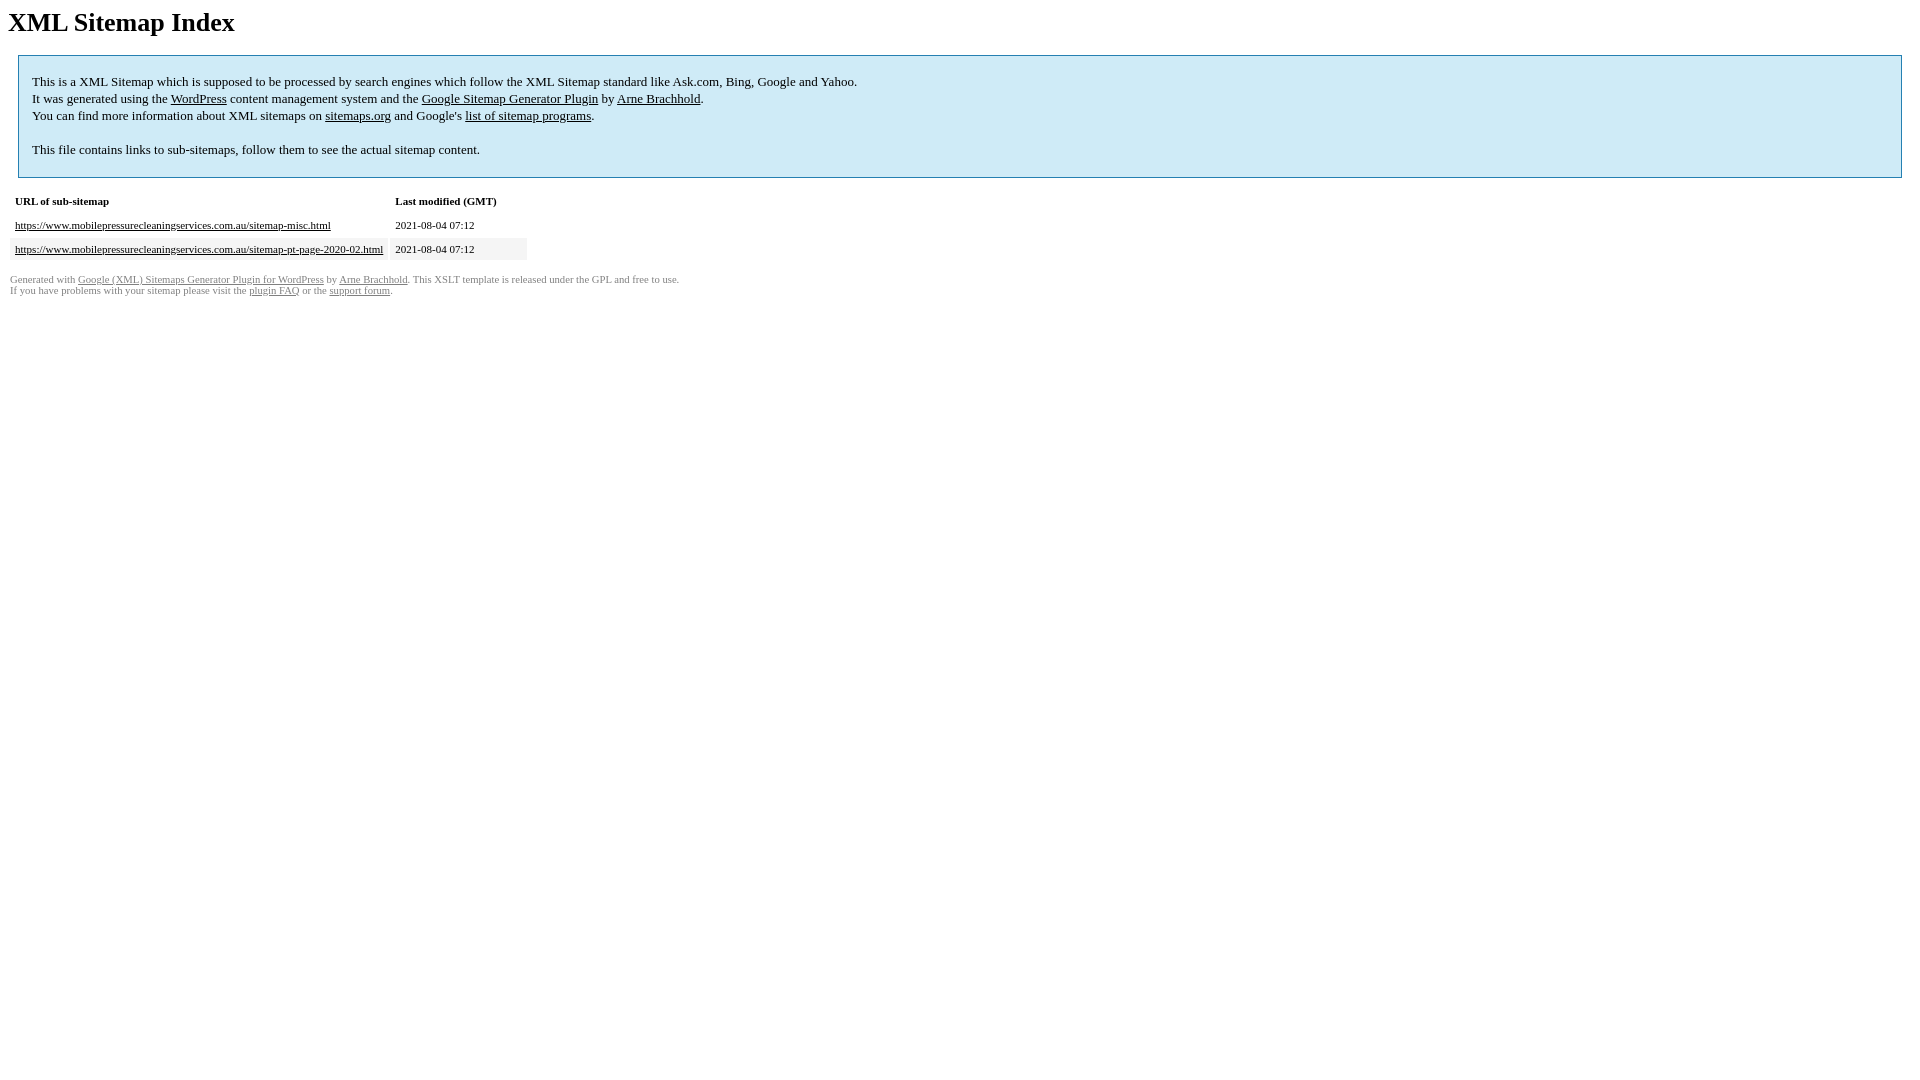 Image resolution: width=1920 pixels, height=1080 pixels. I want to click on 'plugin FAQ', so click(272, 290).